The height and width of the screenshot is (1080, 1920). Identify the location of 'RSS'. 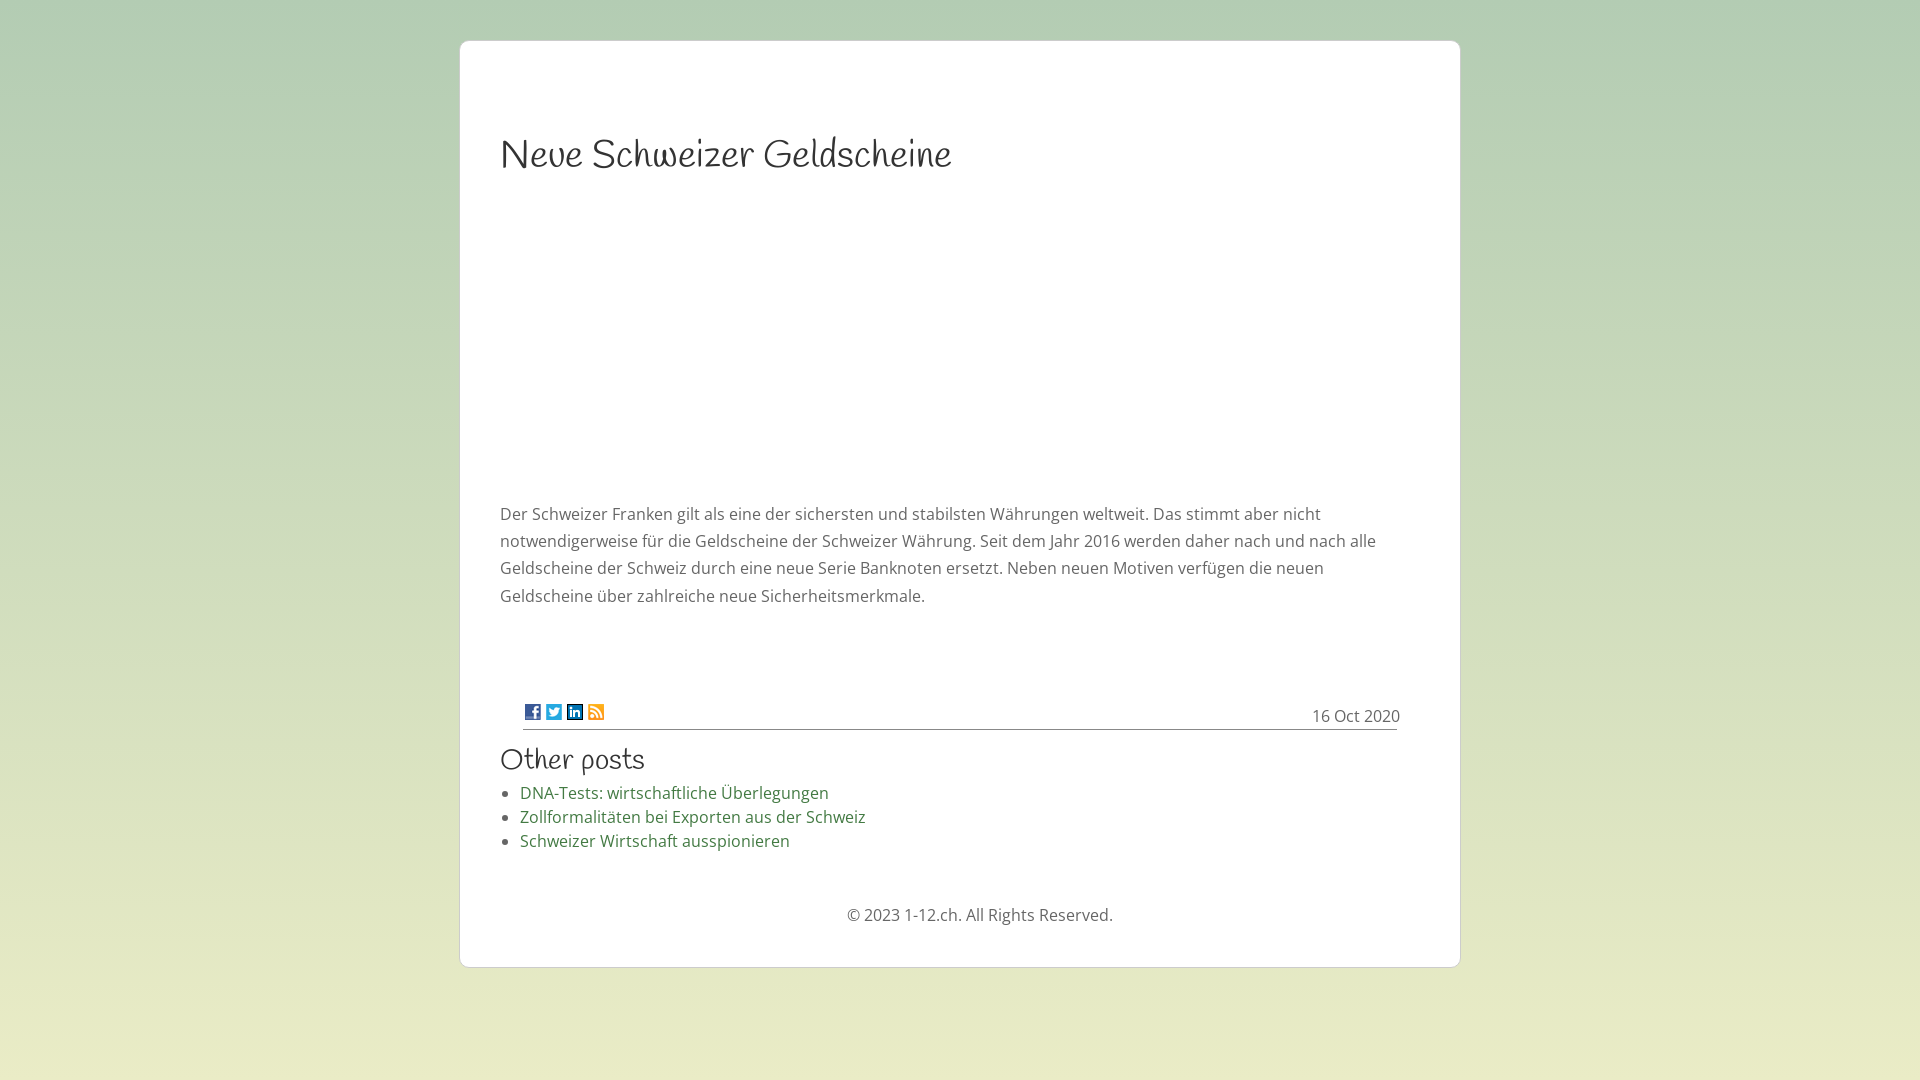
(594, 711).